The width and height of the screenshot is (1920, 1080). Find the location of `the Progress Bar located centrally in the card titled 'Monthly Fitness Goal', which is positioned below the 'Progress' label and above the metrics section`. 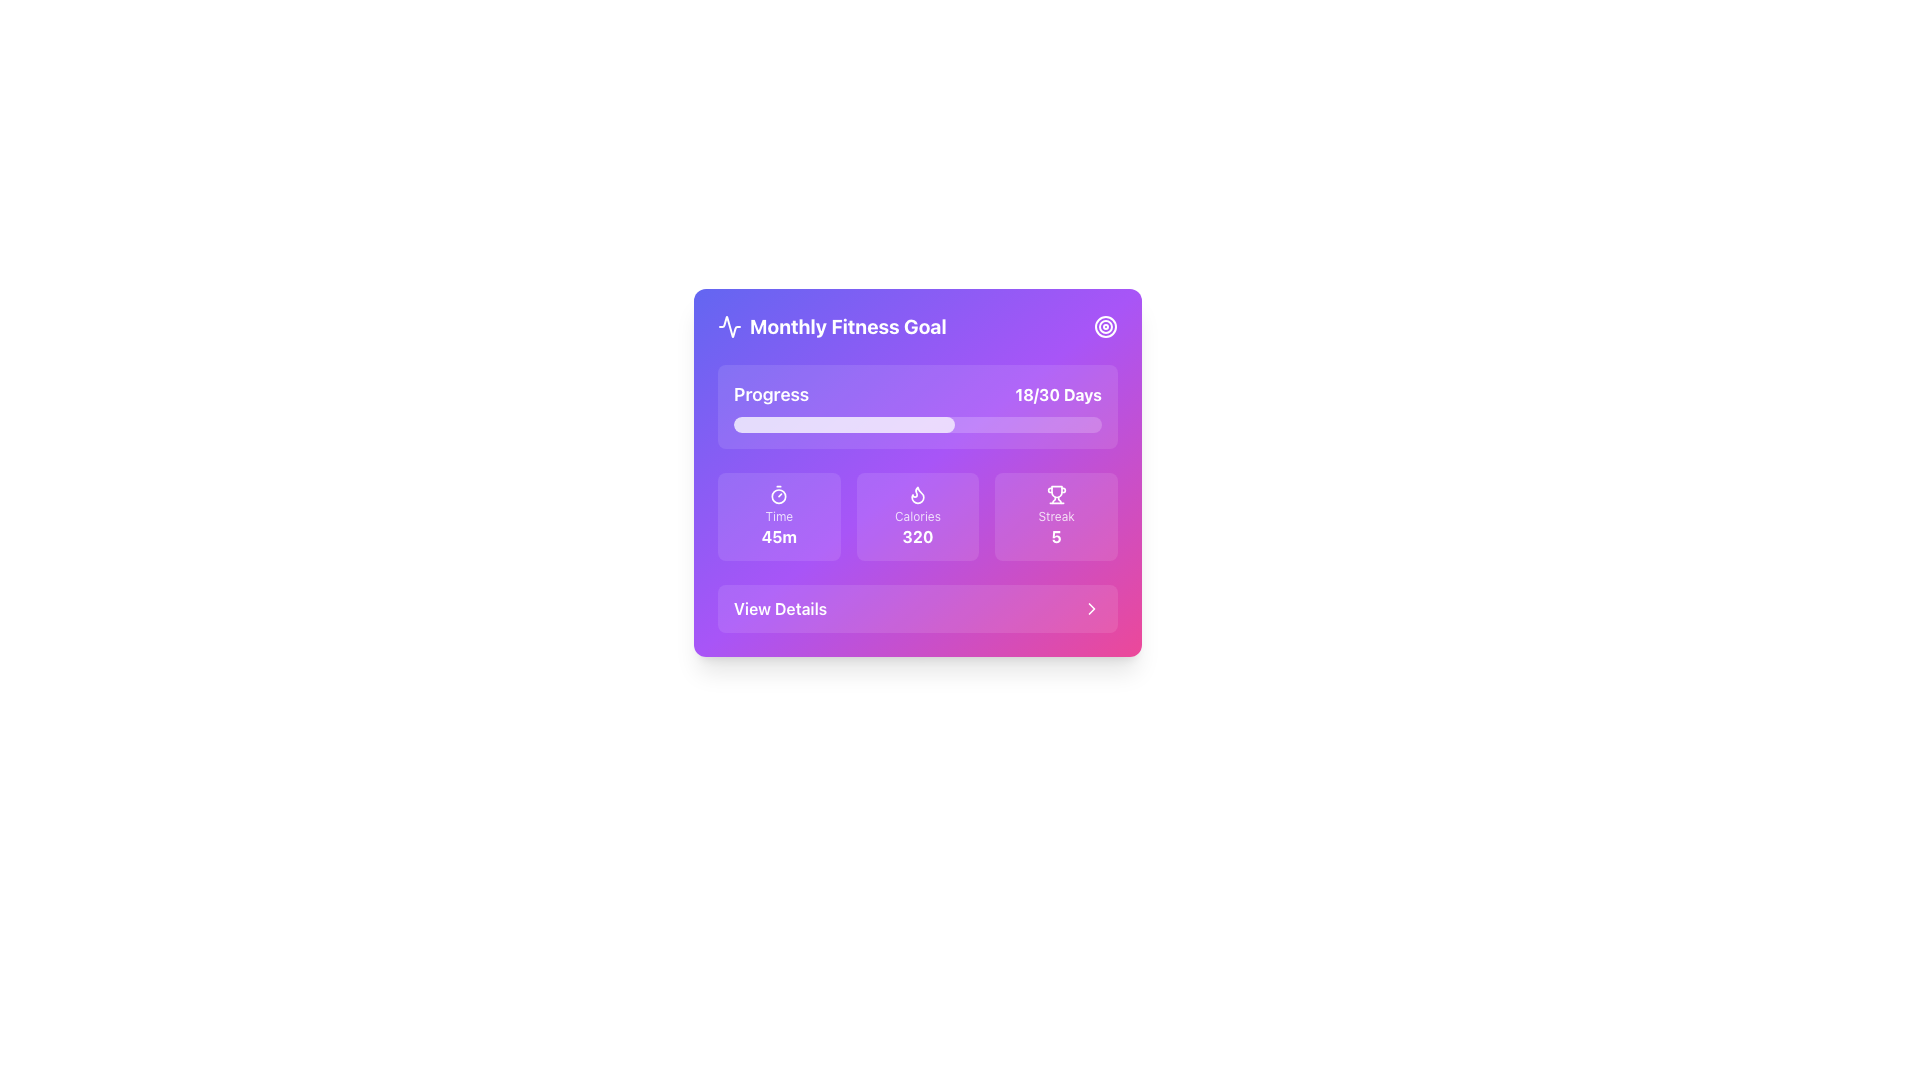

the Progress Bar located centrally in the card titled 'Monthly Fitness Goal', which is positioned below the 'Progress' label and above the metrics section is located at coordinates (844, 423).